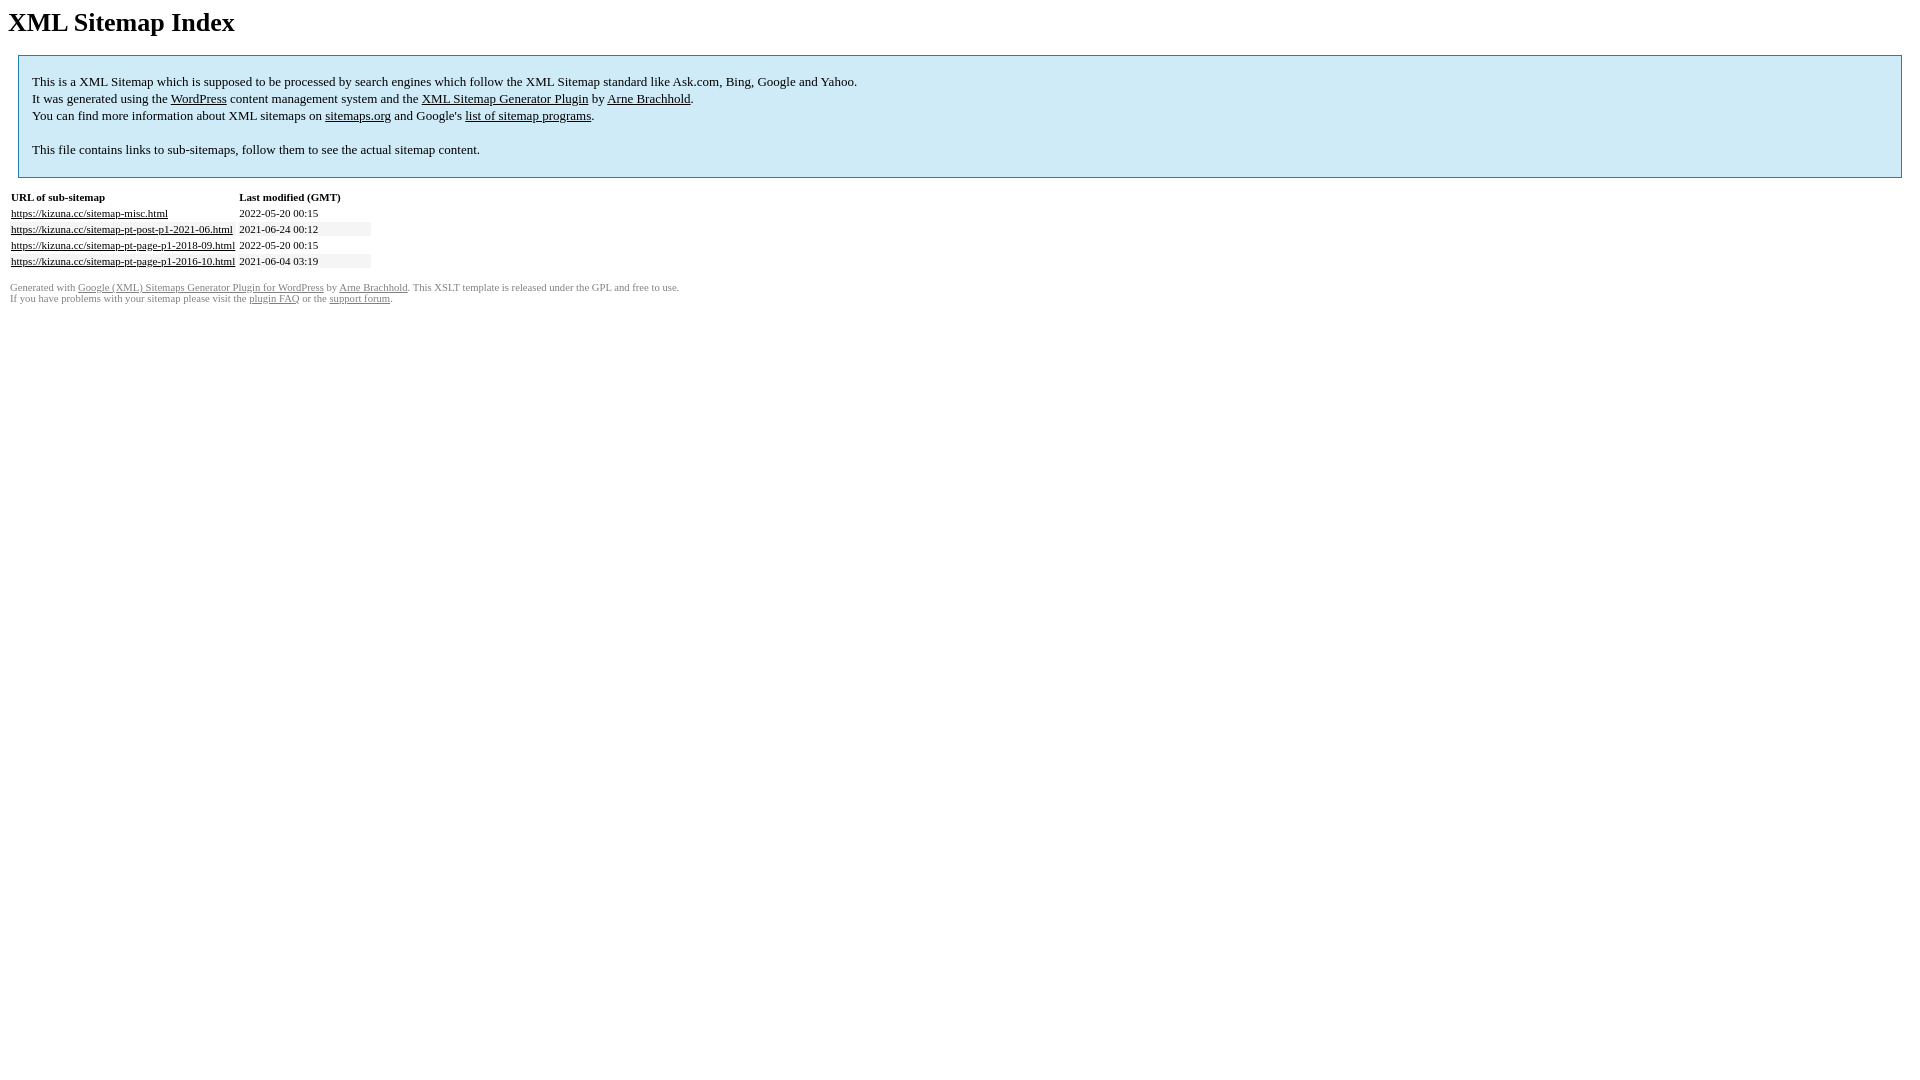 Image resolution: width=1920 pixels, height=1080 pixels. What do you see at coordinates (198, 98) in the screenshot?
I see `'WordPress'` at bounding box center [198, 98].